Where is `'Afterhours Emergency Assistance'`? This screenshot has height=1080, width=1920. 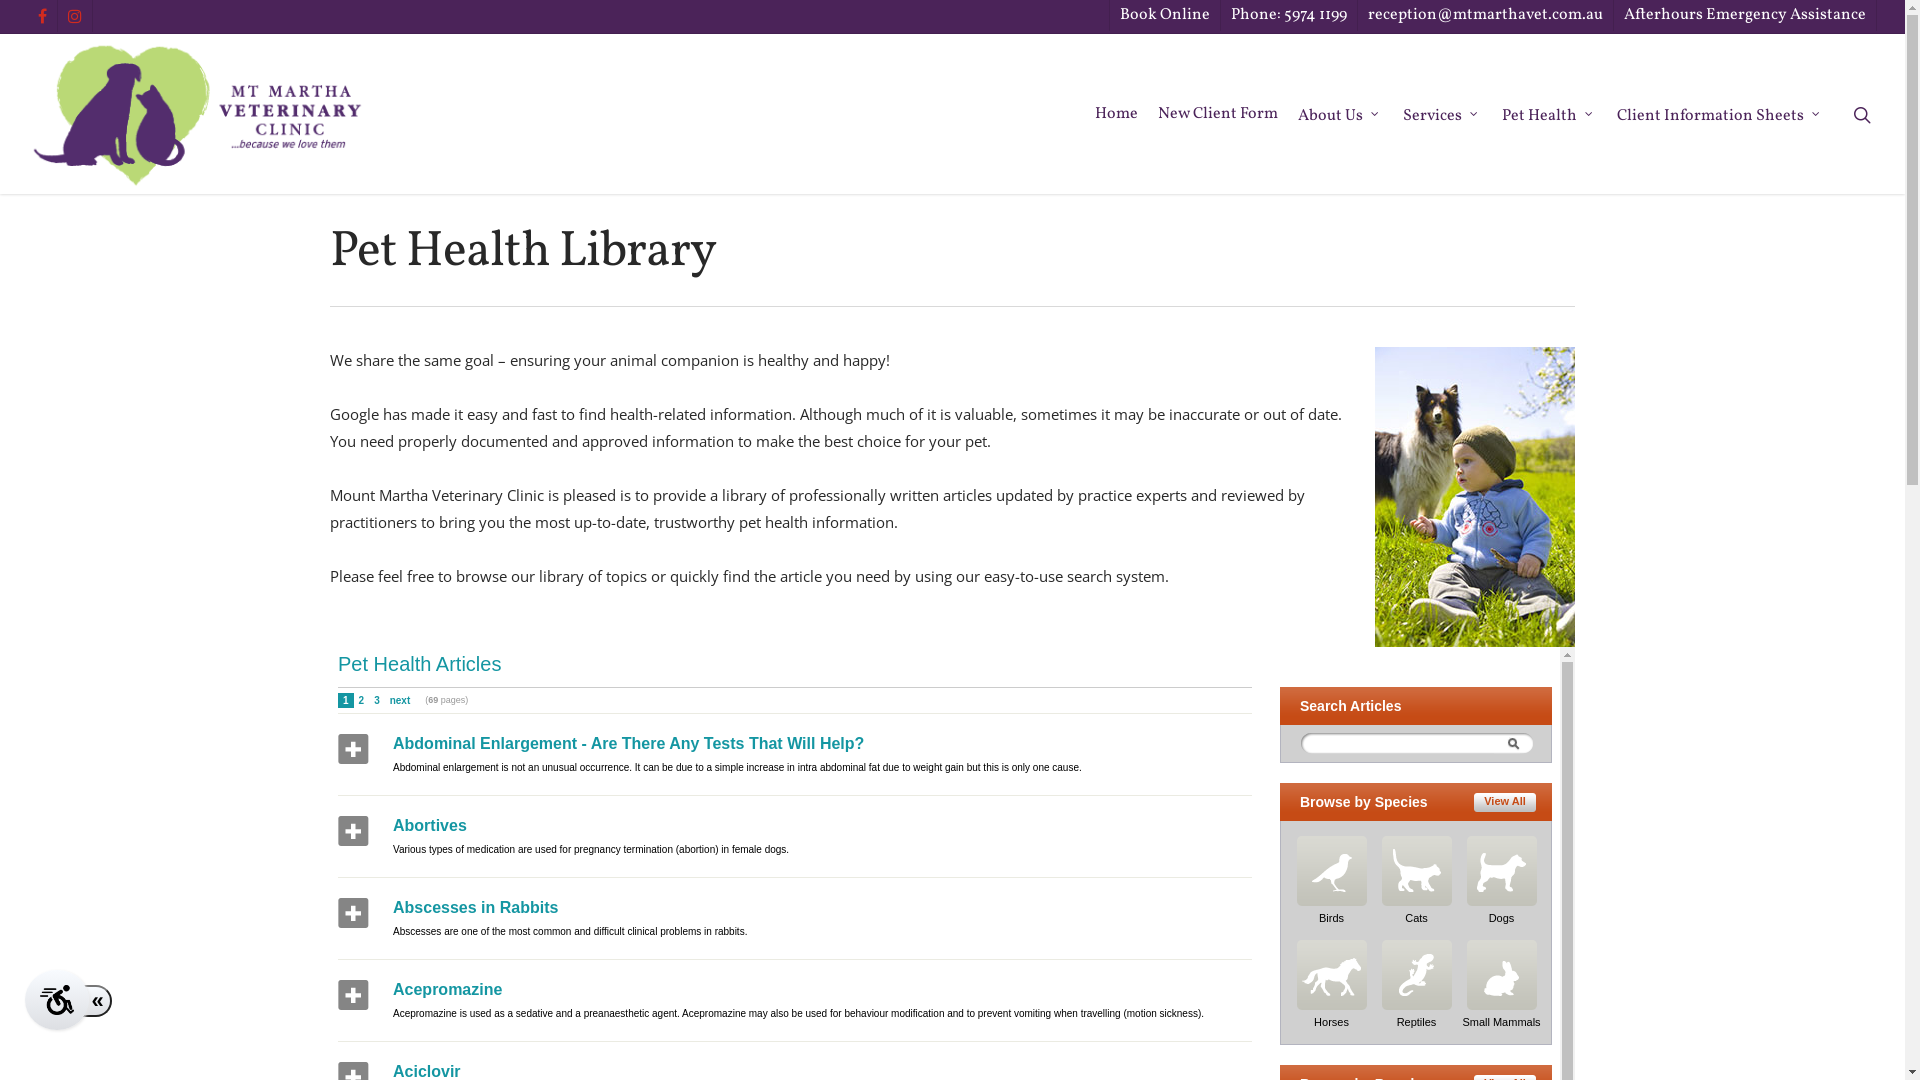
'Afterhours Emergency Assistance' is located at coordinates (1612, 15).